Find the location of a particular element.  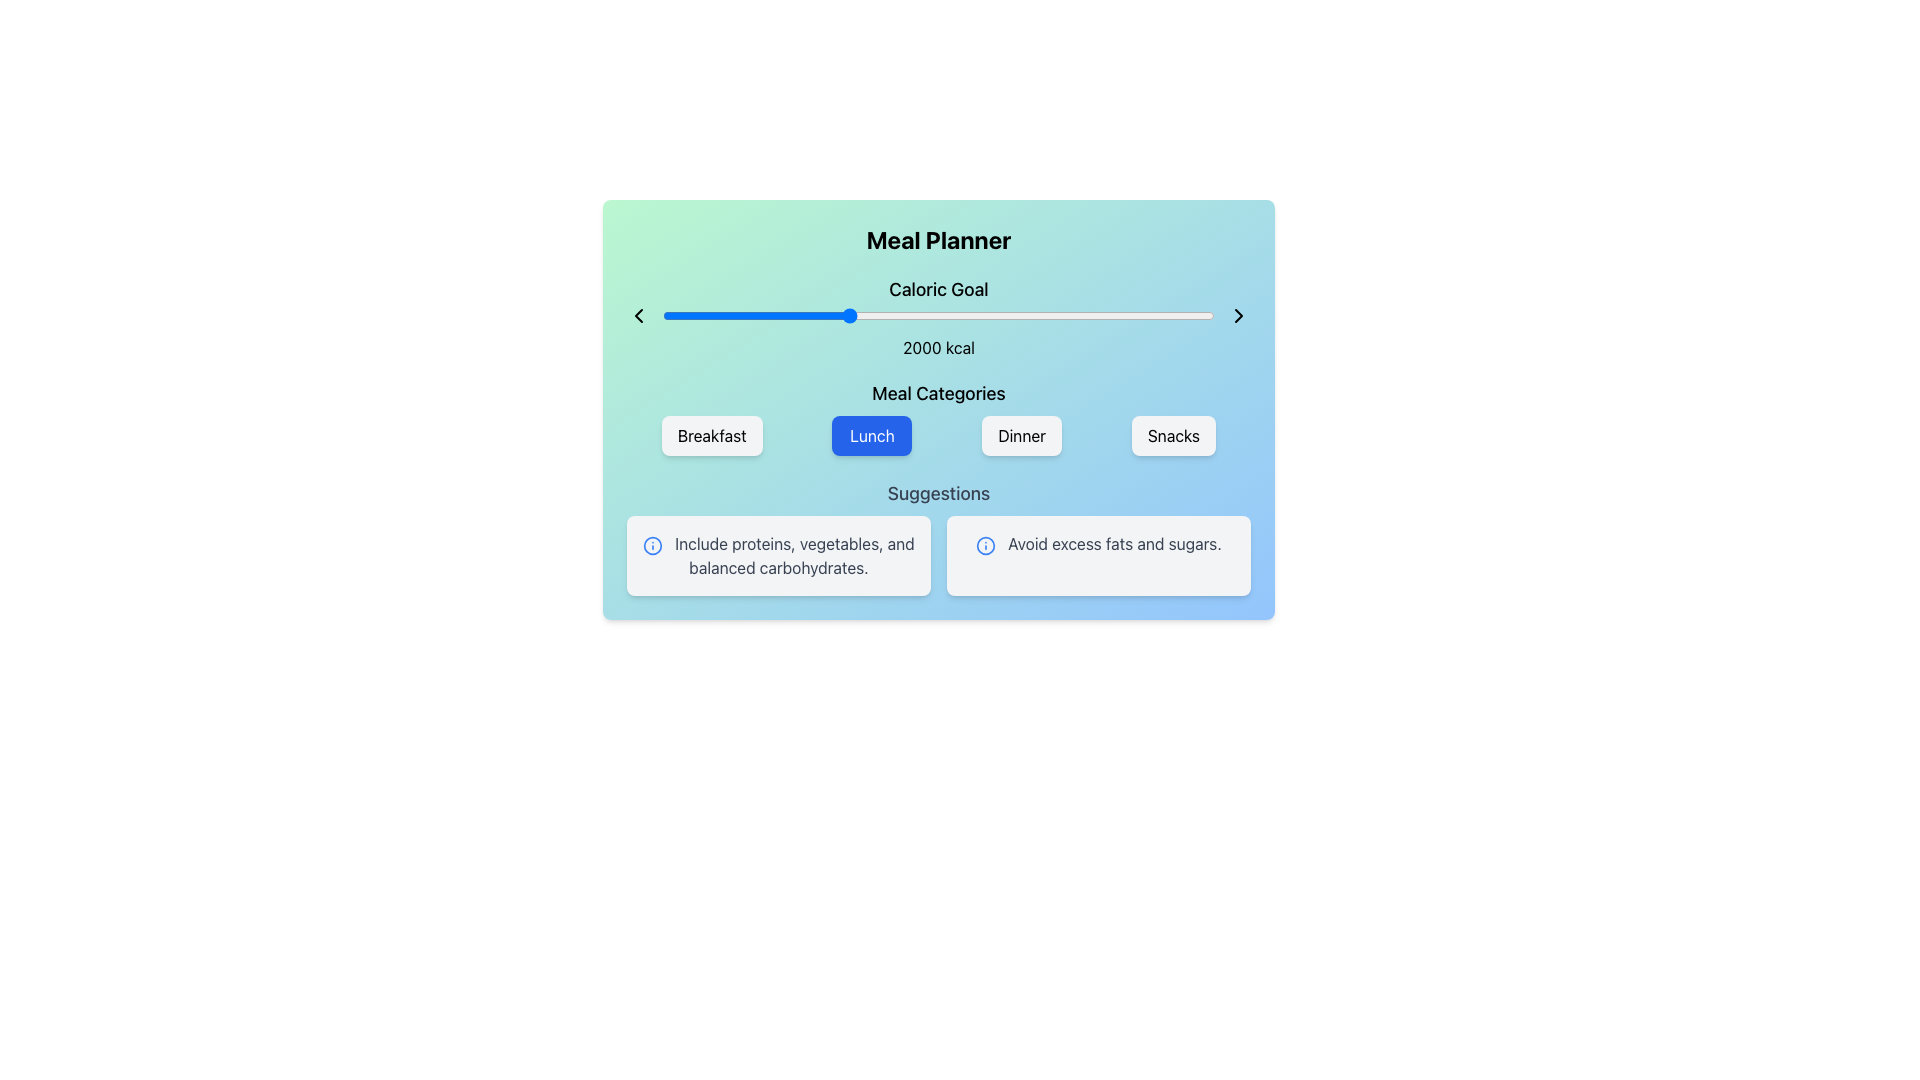

caloric goal is located at coordinates (715, 315).